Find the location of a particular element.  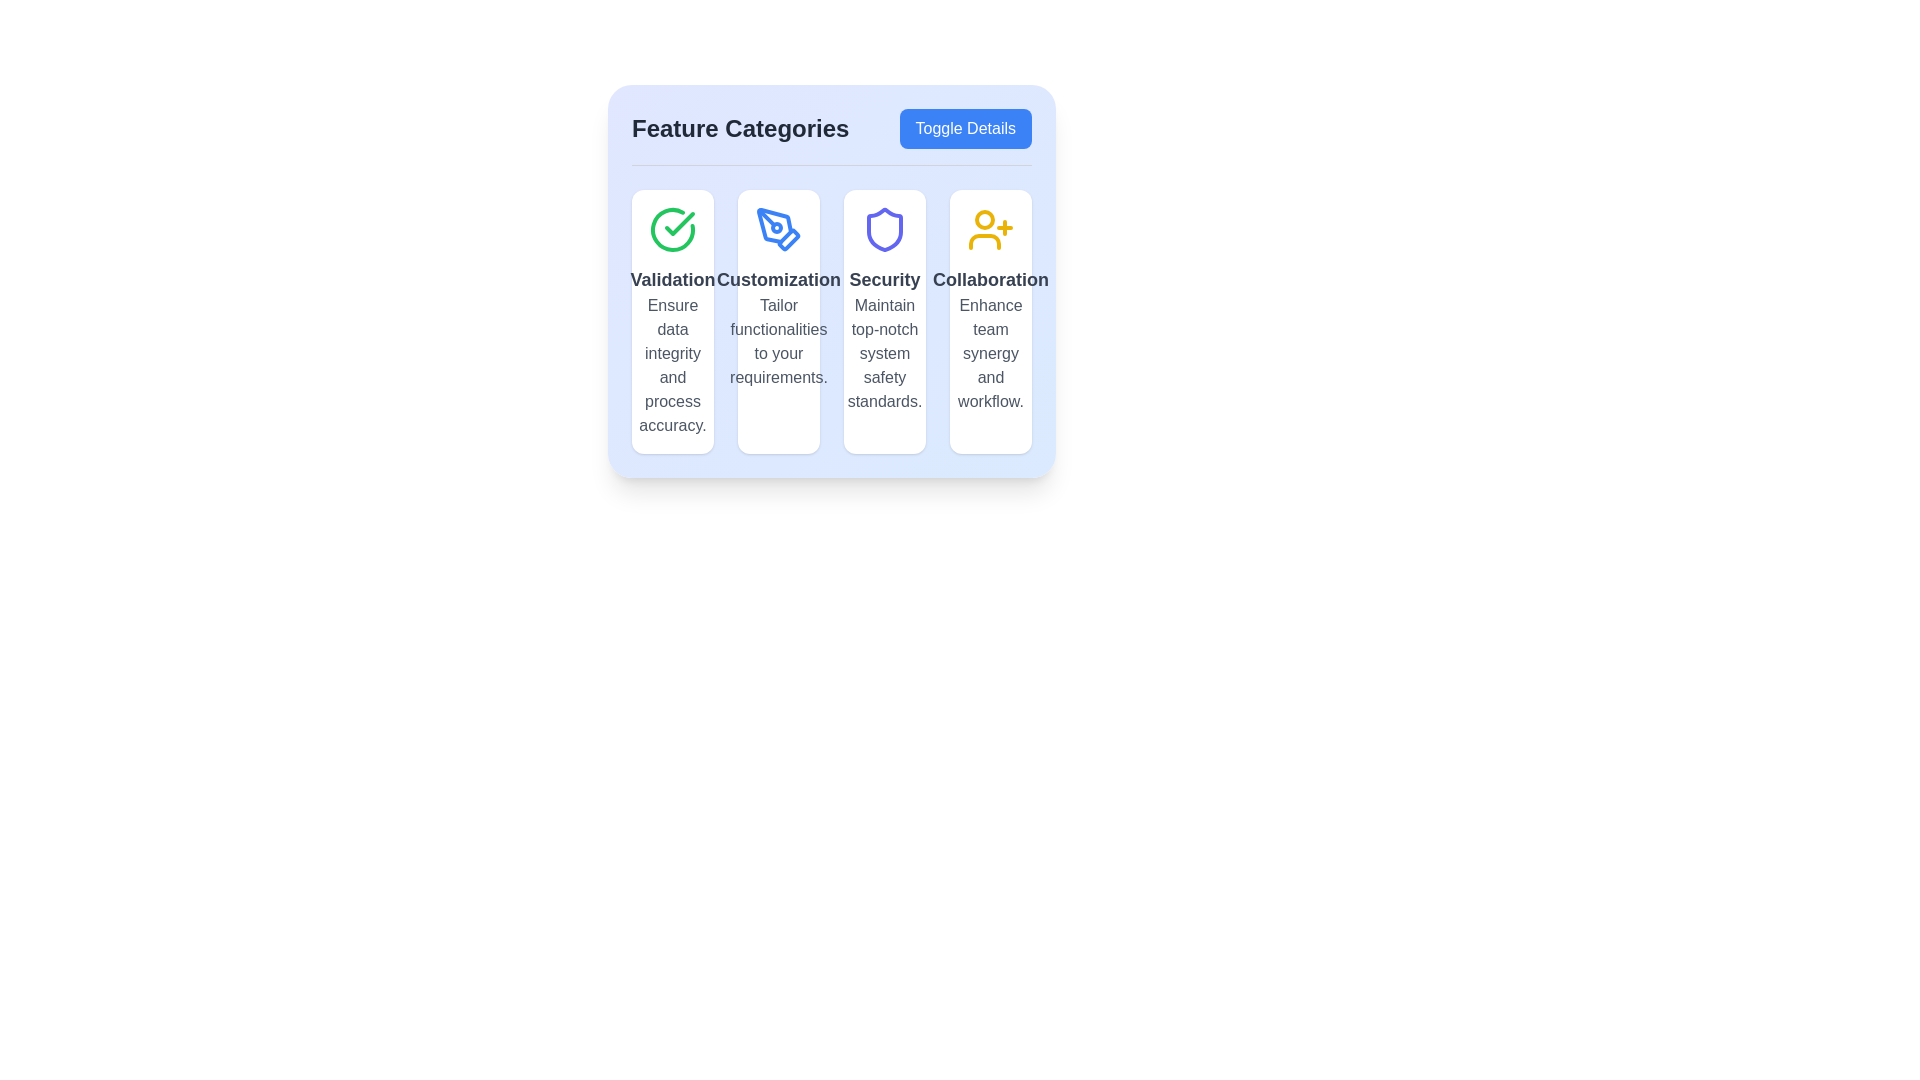

the text label providing context about the 'Customization' feature, located directly beneath the 'Customization' heading in the second column of a grid layout is located at coordinates (777, 341).